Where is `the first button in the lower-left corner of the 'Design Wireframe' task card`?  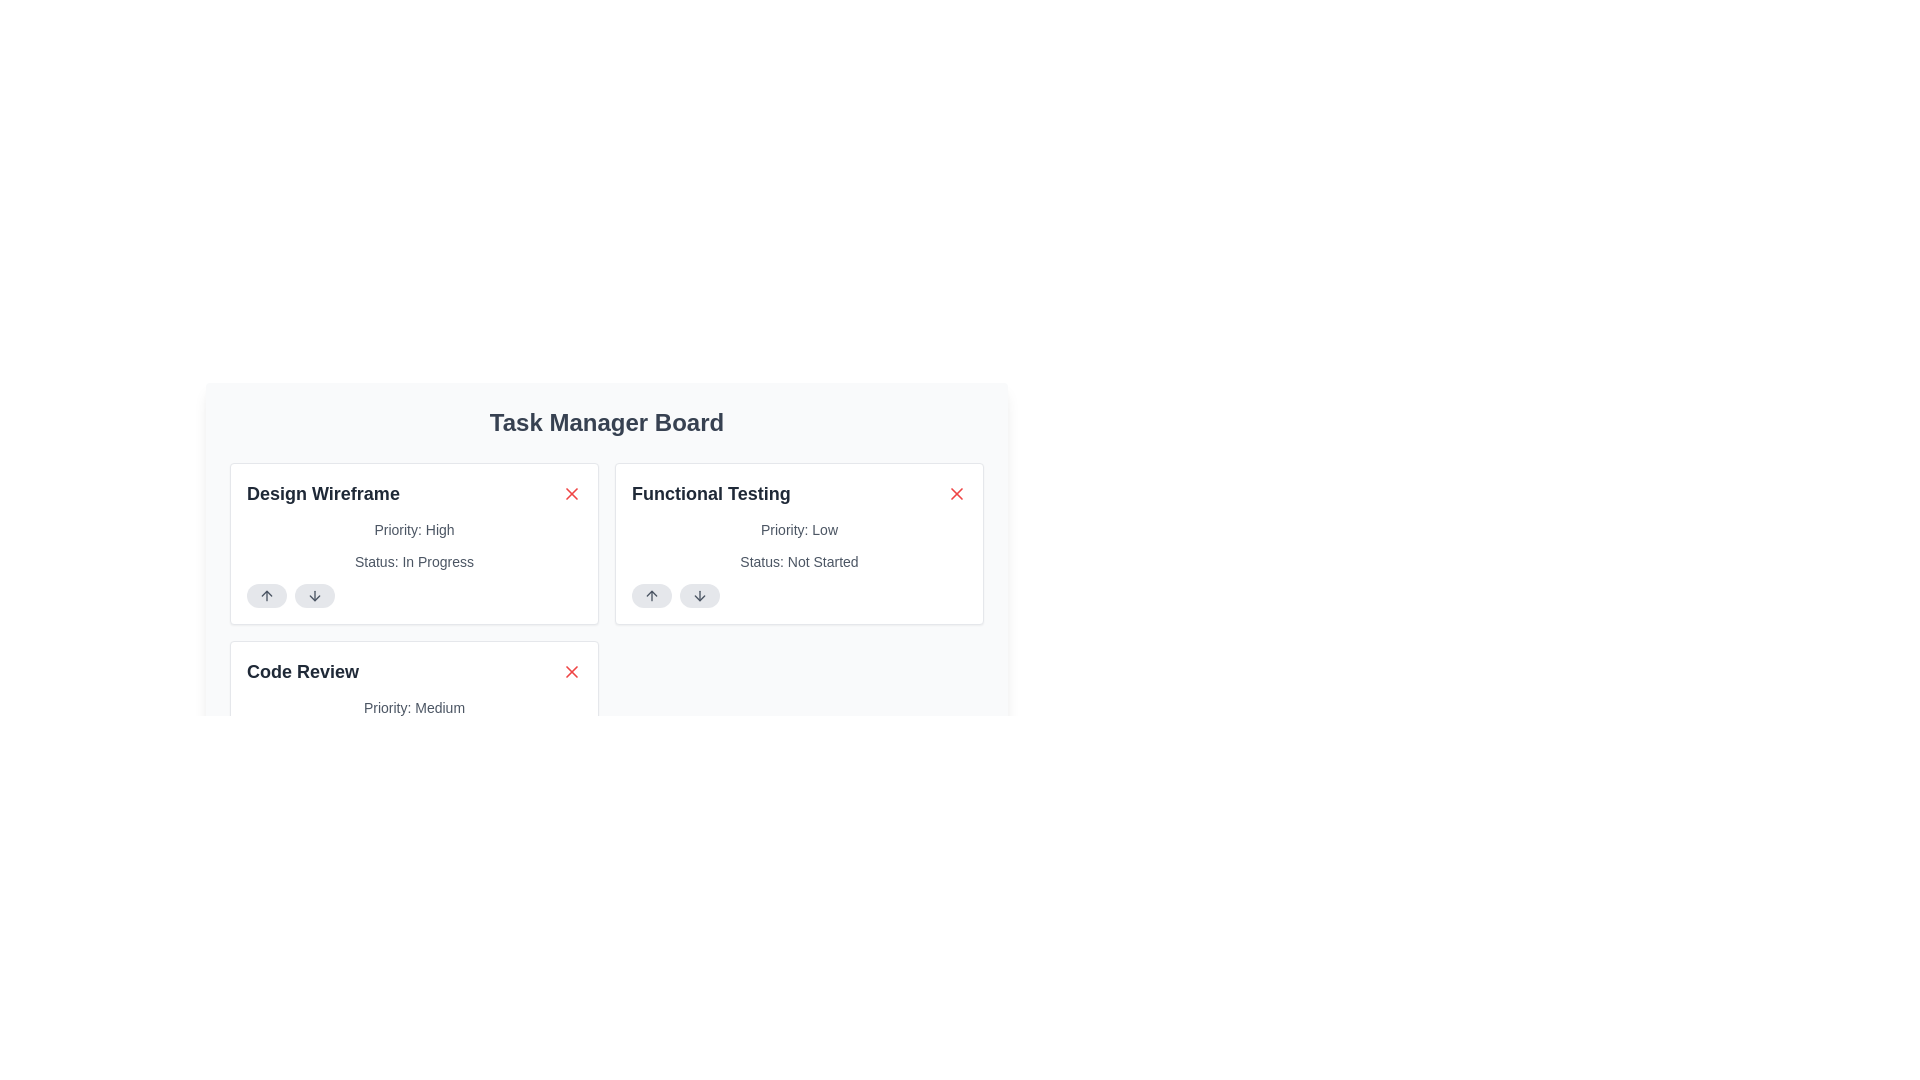 the first button in the lower-left corner of the 'Design Wireframe' task card is located at coordinates (266, 595).